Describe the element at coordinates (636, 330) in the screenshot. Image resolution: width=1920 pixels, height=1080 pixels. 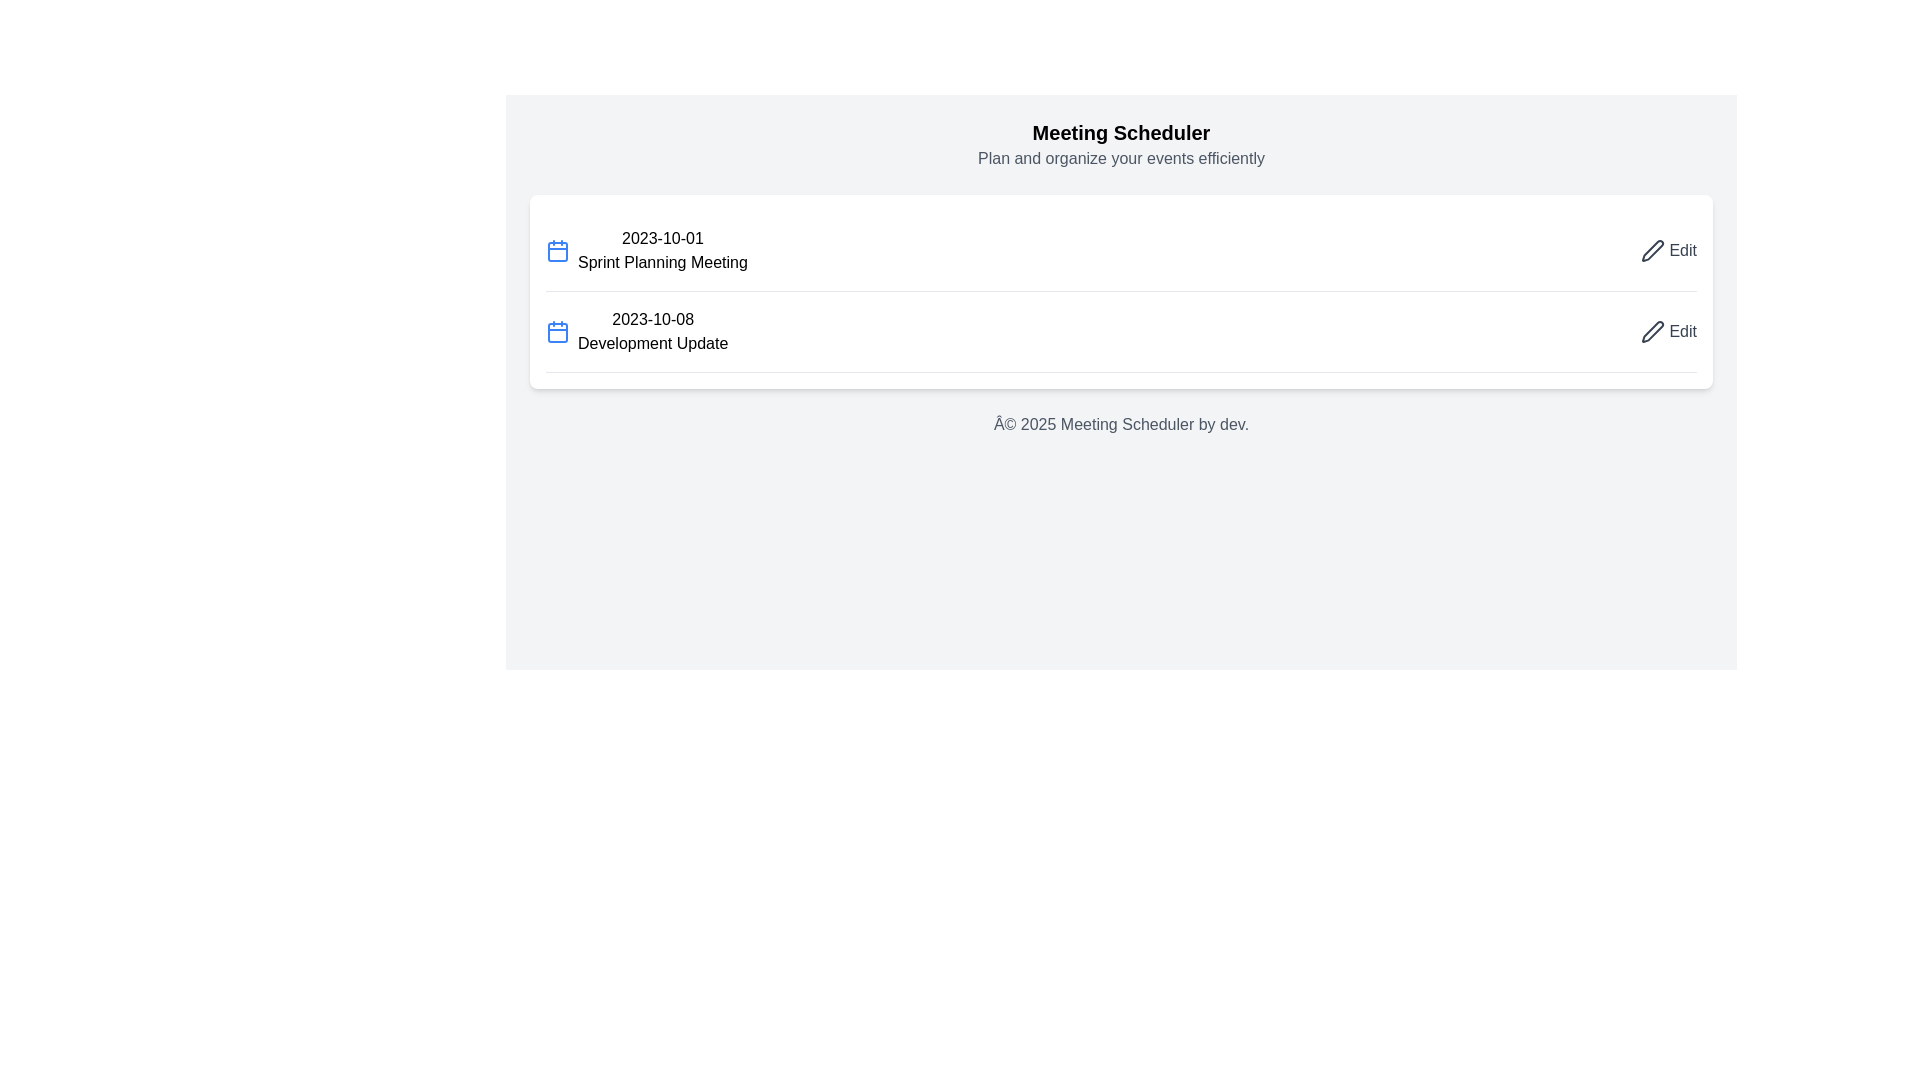
I see `the second item in the descriptive list titled 'Development Update', which is located below 'Sprint Planning Meeting'` at that location.